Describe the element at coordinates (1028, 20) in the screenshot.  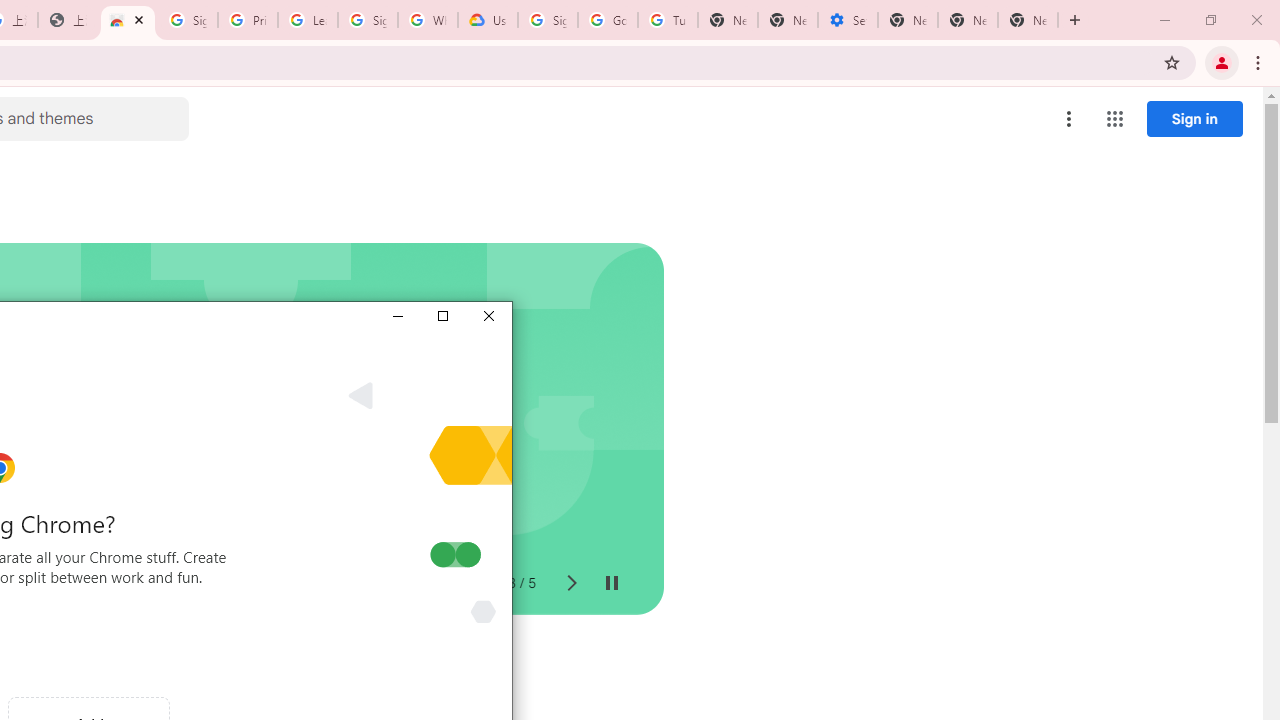
I see `'New Tab'` at that location.